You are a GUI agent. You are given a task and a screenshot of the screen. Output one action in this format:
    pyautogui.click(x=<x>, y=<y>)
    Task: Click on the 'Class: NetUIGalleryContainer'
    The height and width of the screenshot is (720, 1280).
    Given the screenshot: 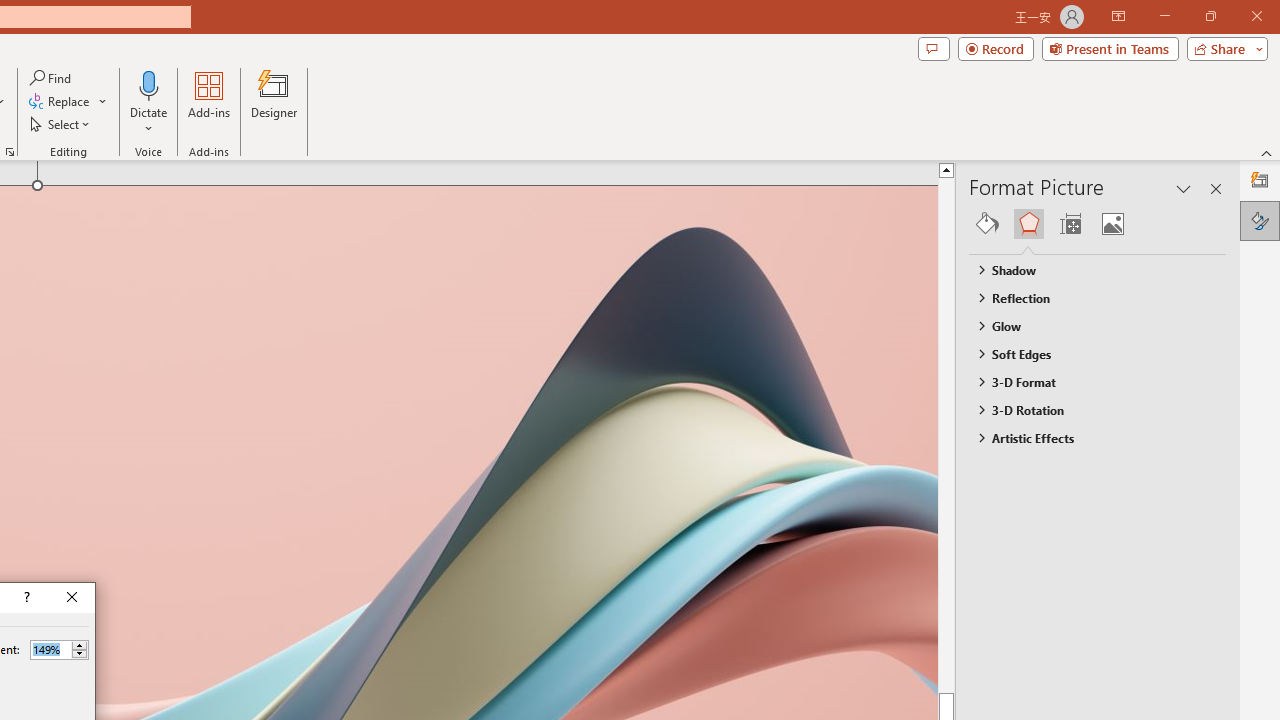 What is the action you would take?
    pyautogui.click(x=1097, y=223)
    